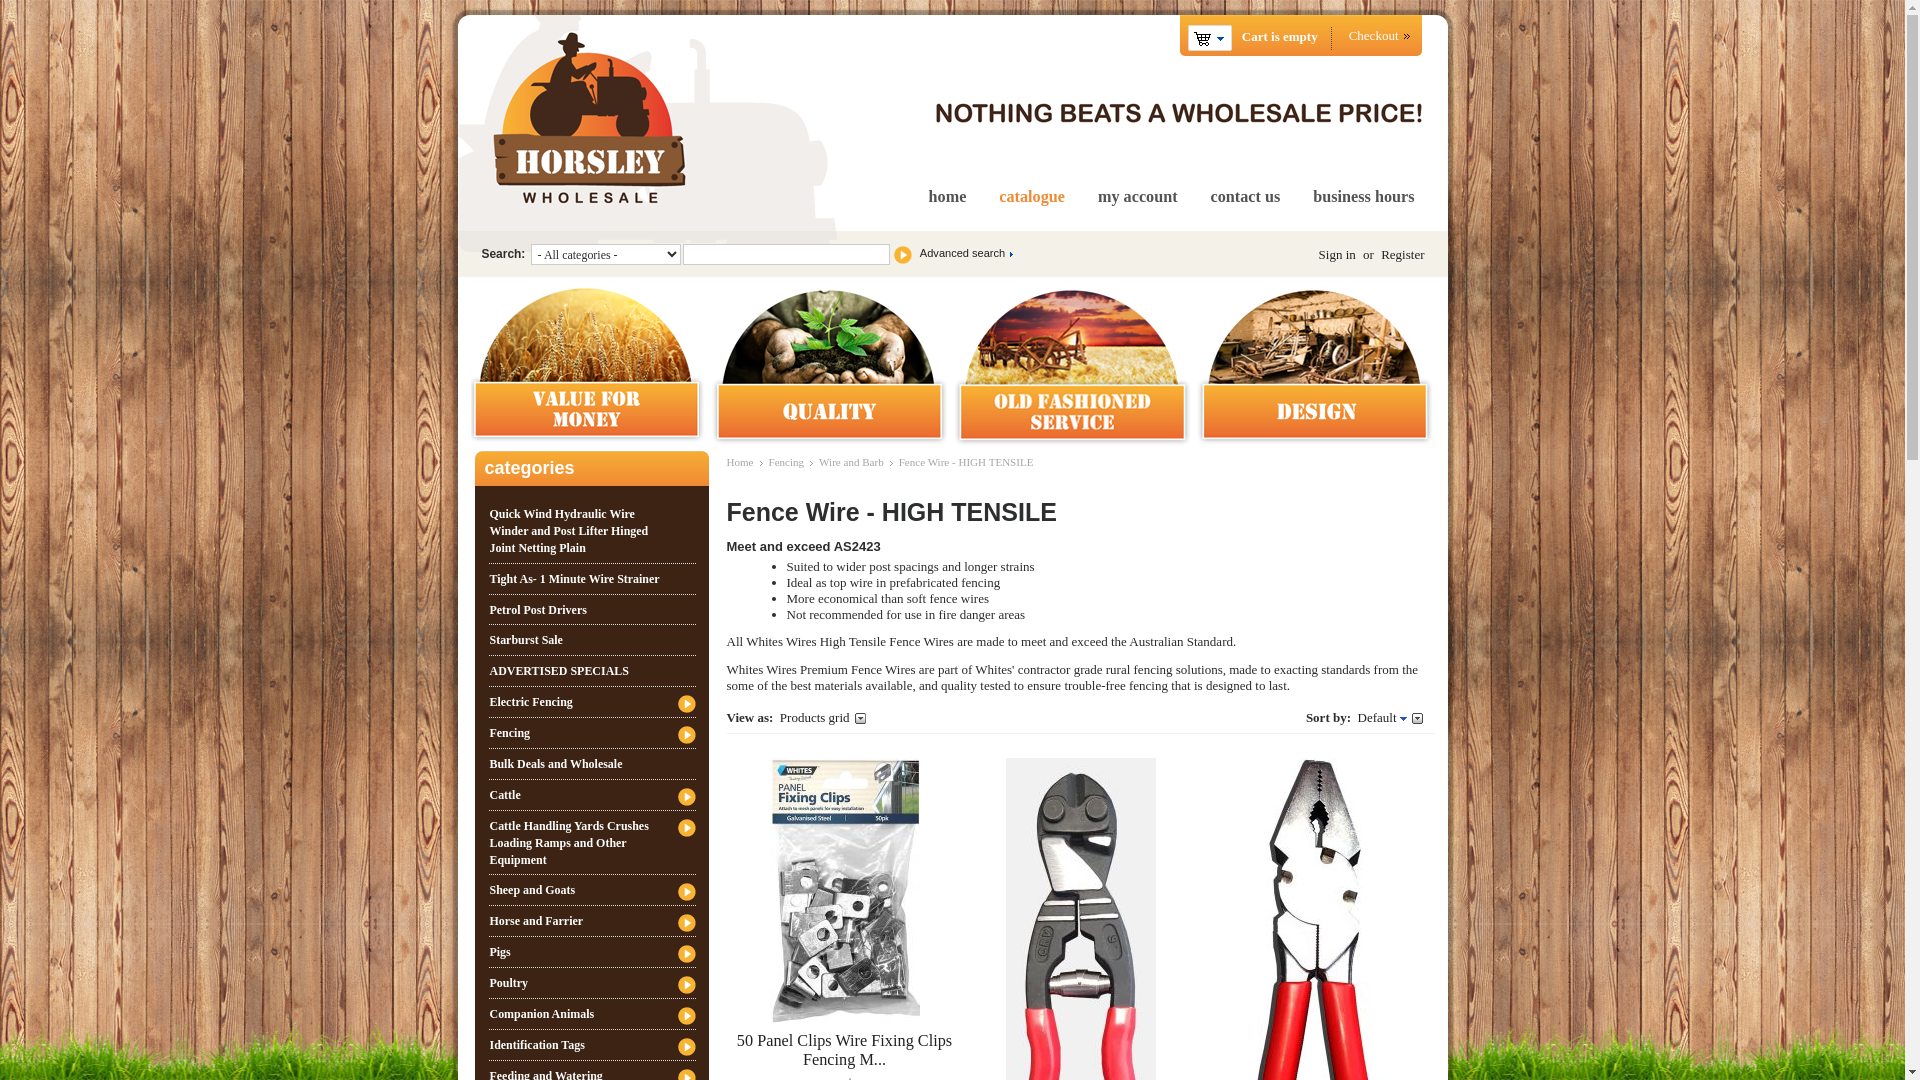 This screenshot has width=1920, height=1080. What do you see at coordinates (947, 196) in the screenshot?
I see `'home'` at bounding box center [947, 196].